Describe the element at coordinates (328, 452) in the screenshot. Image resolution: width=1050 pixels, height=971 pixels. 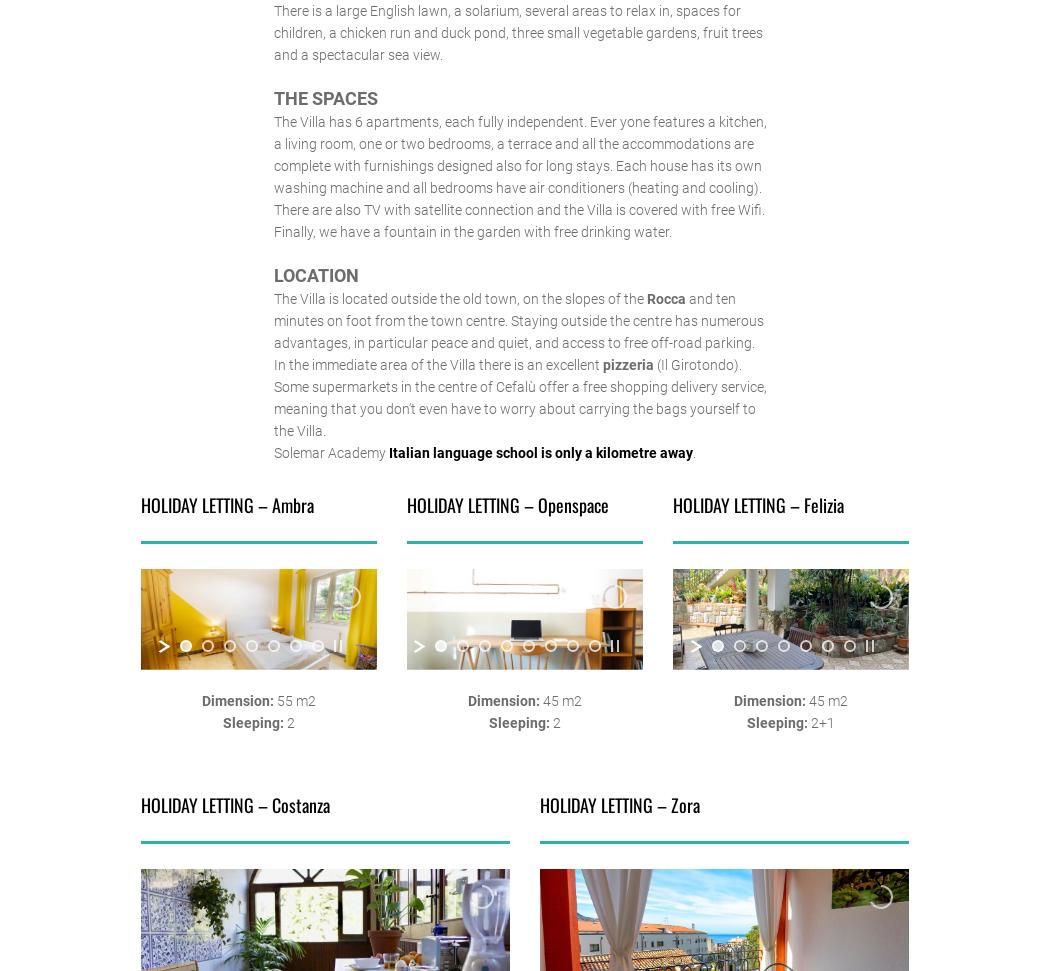
I see `'Solemar Academy'` at that location.